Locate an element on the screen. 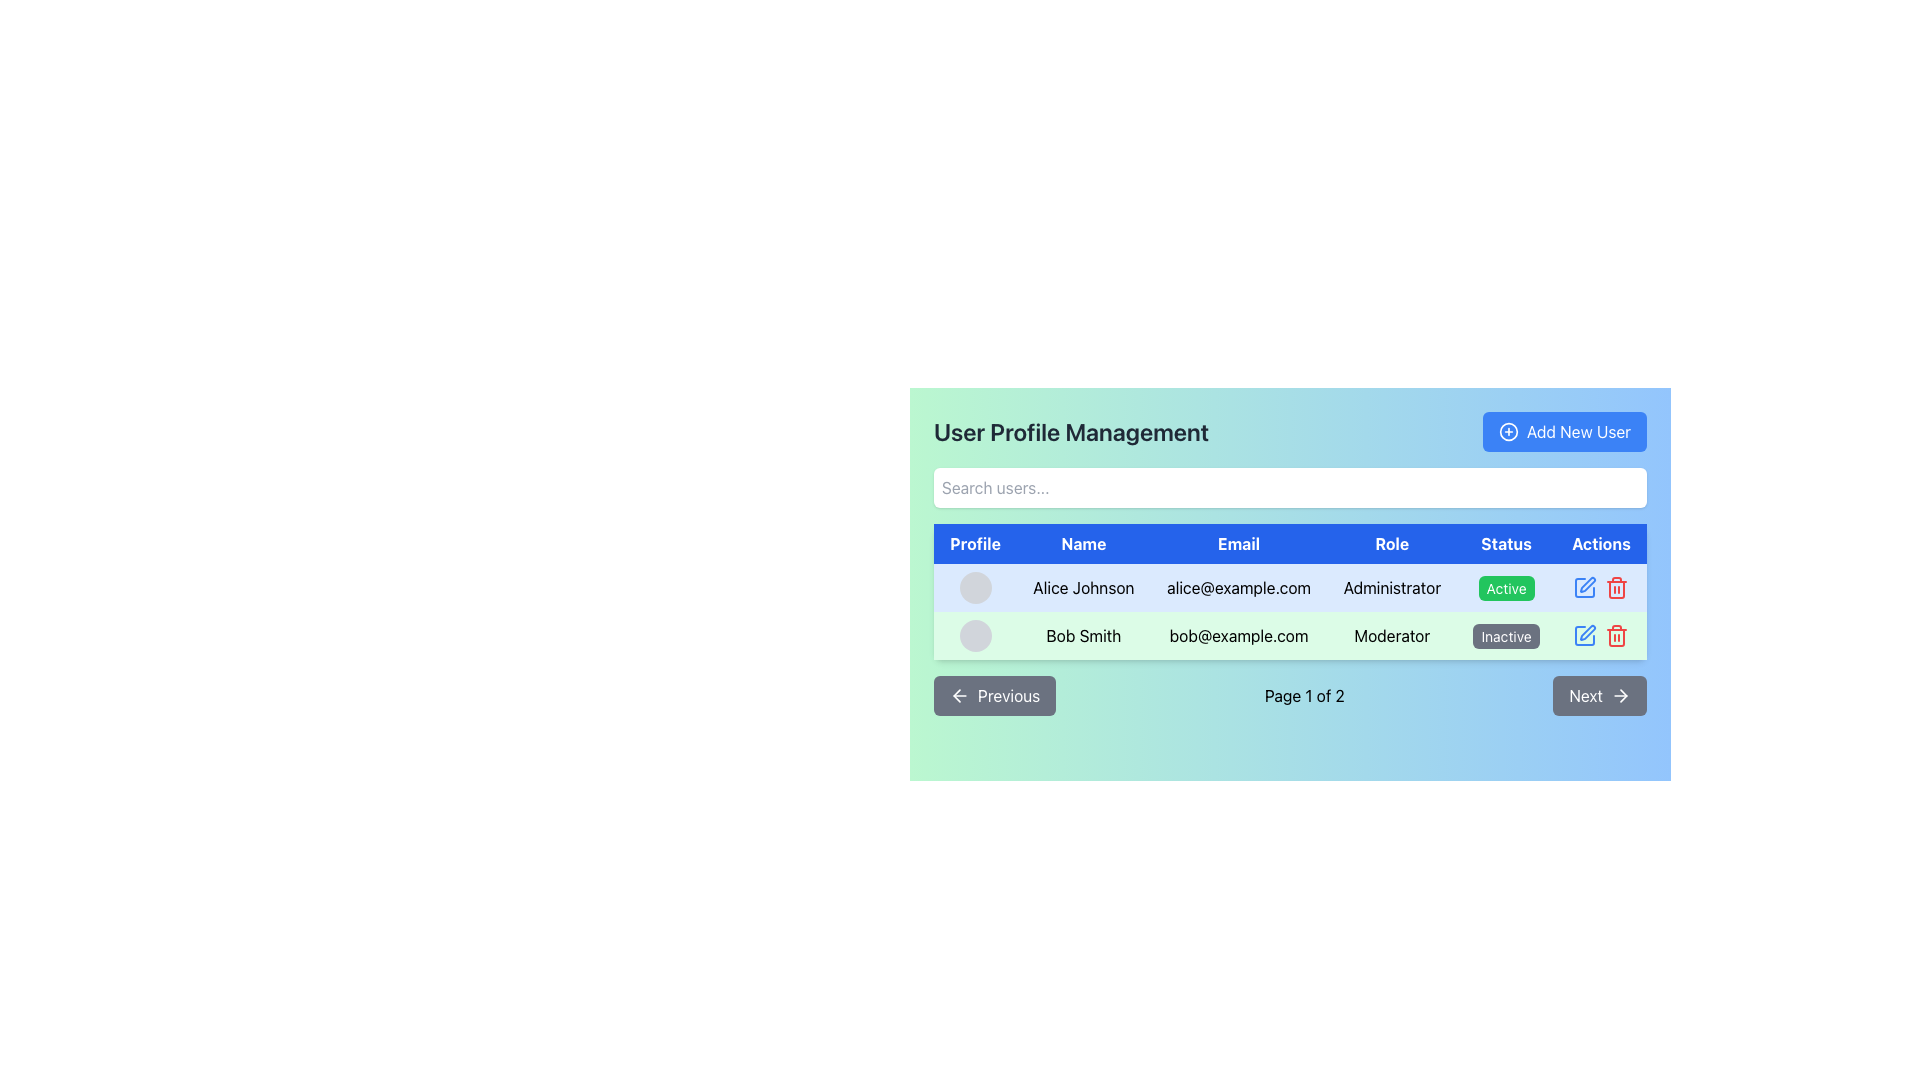 The width and height of the screenshot is (1920, 1080). the 'Next' icon located at the bottom-right corner of the pagination section, which visually indicates a forward action is located at coordinates (1621, 694).